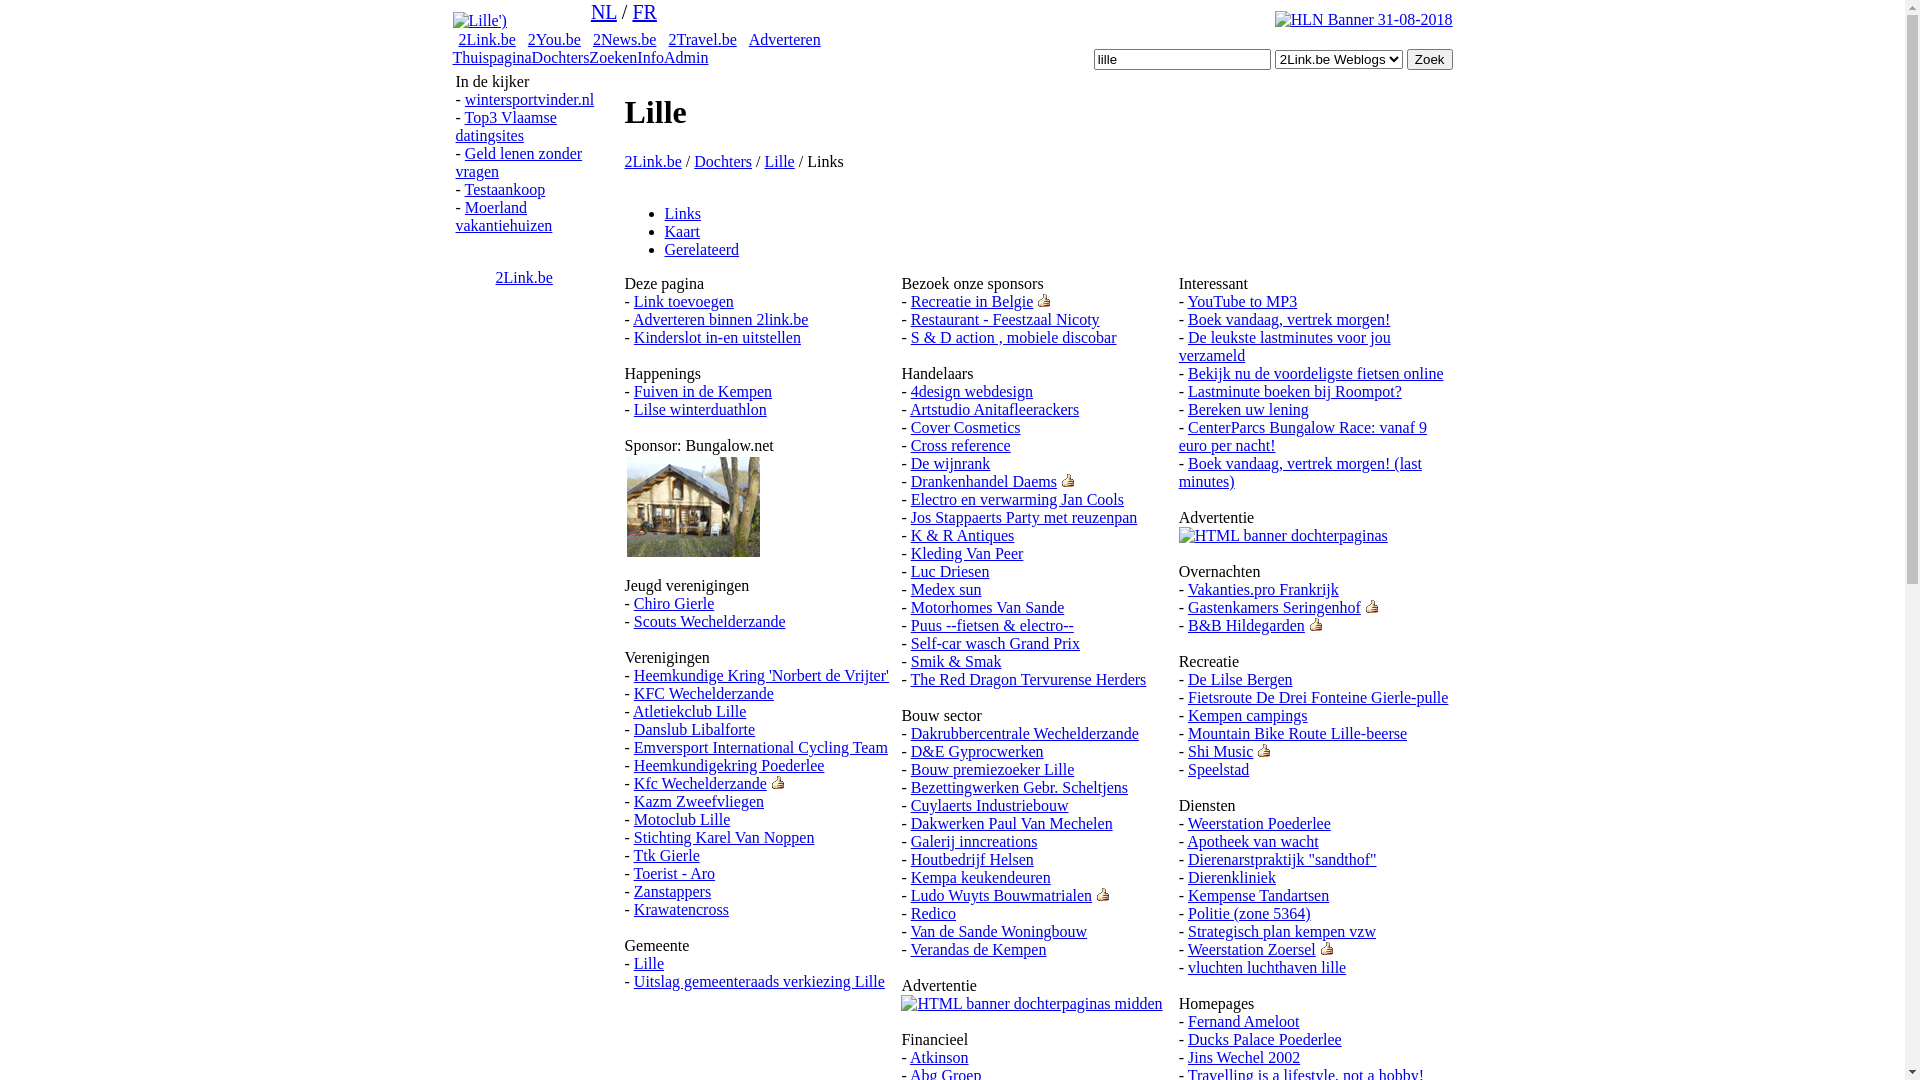  Describe the element at coordinates (955, 661) in the screenshot. I see `'Smik & Smak'` at that location.